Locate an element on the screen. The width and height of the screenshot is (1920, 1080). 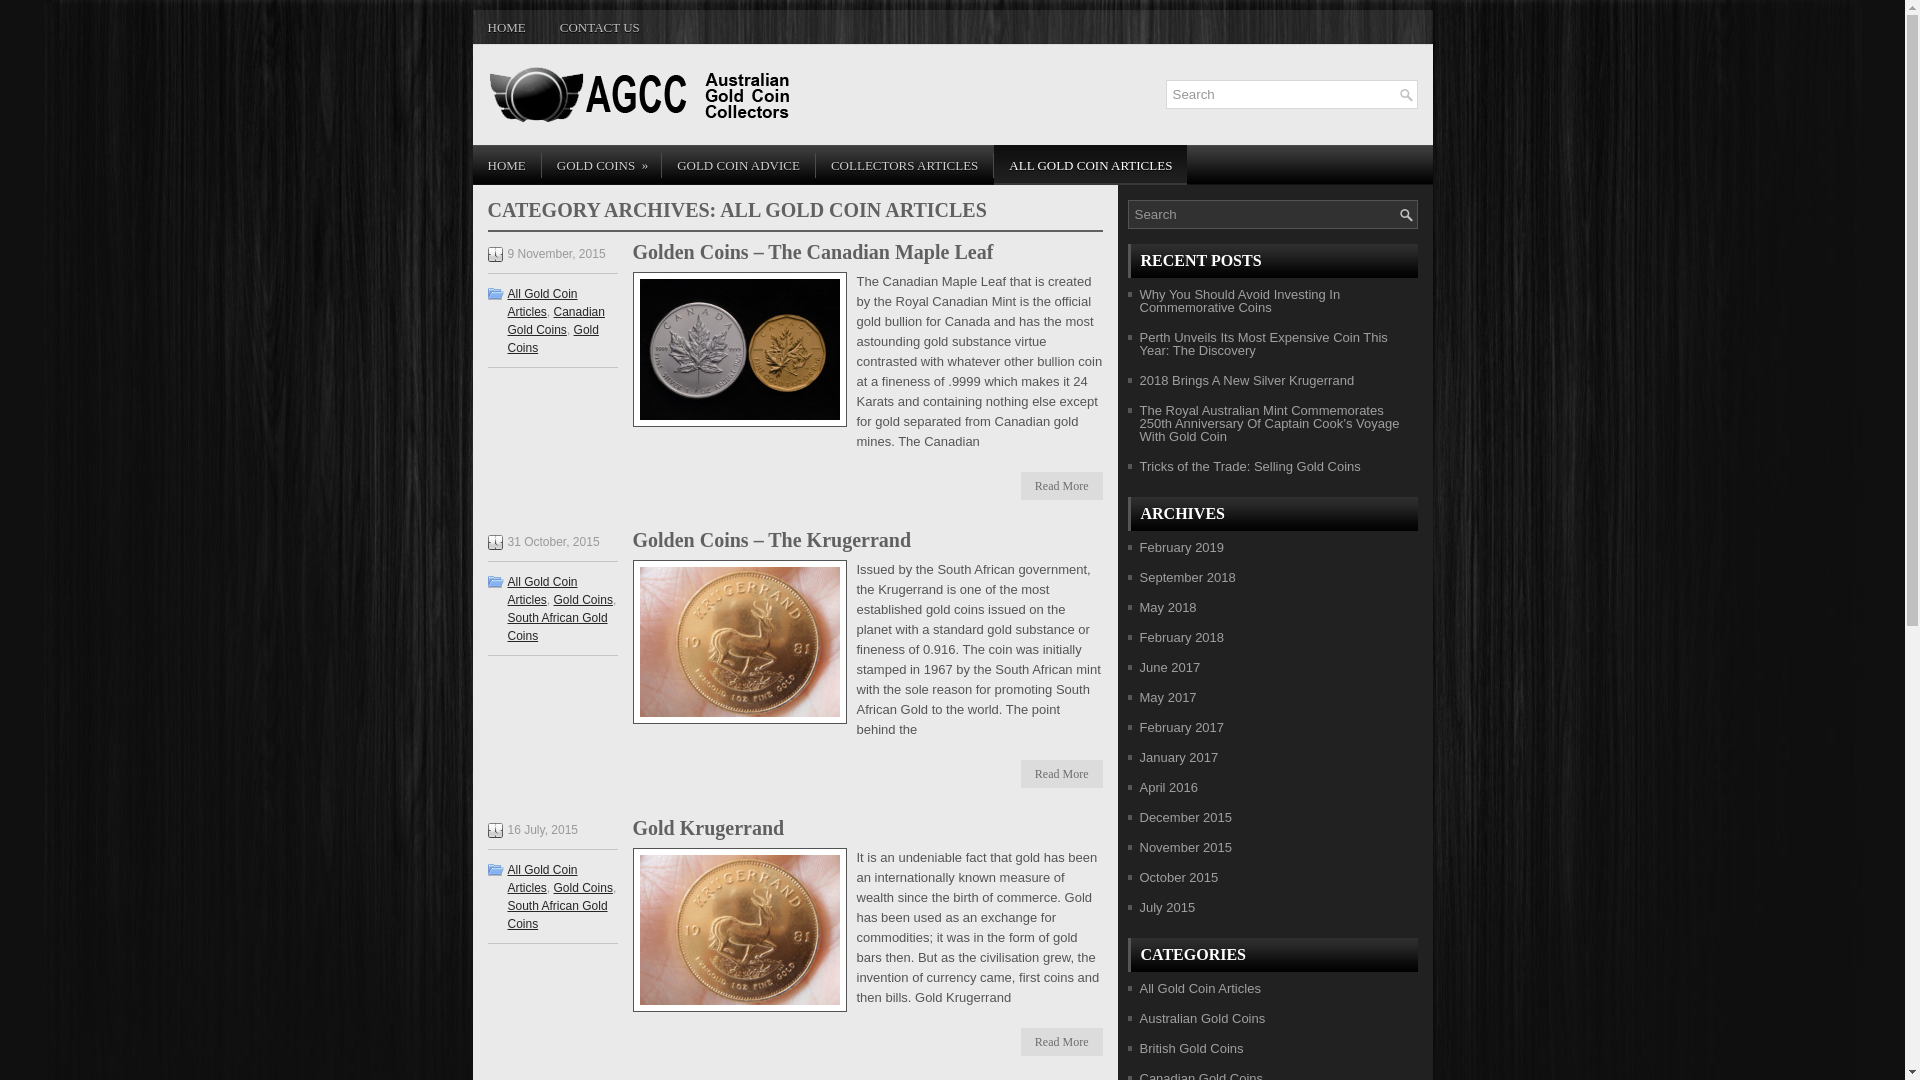
'Why You Should Avoid Investing In Commemorative Coins' is located at coordinates (1140, 300).